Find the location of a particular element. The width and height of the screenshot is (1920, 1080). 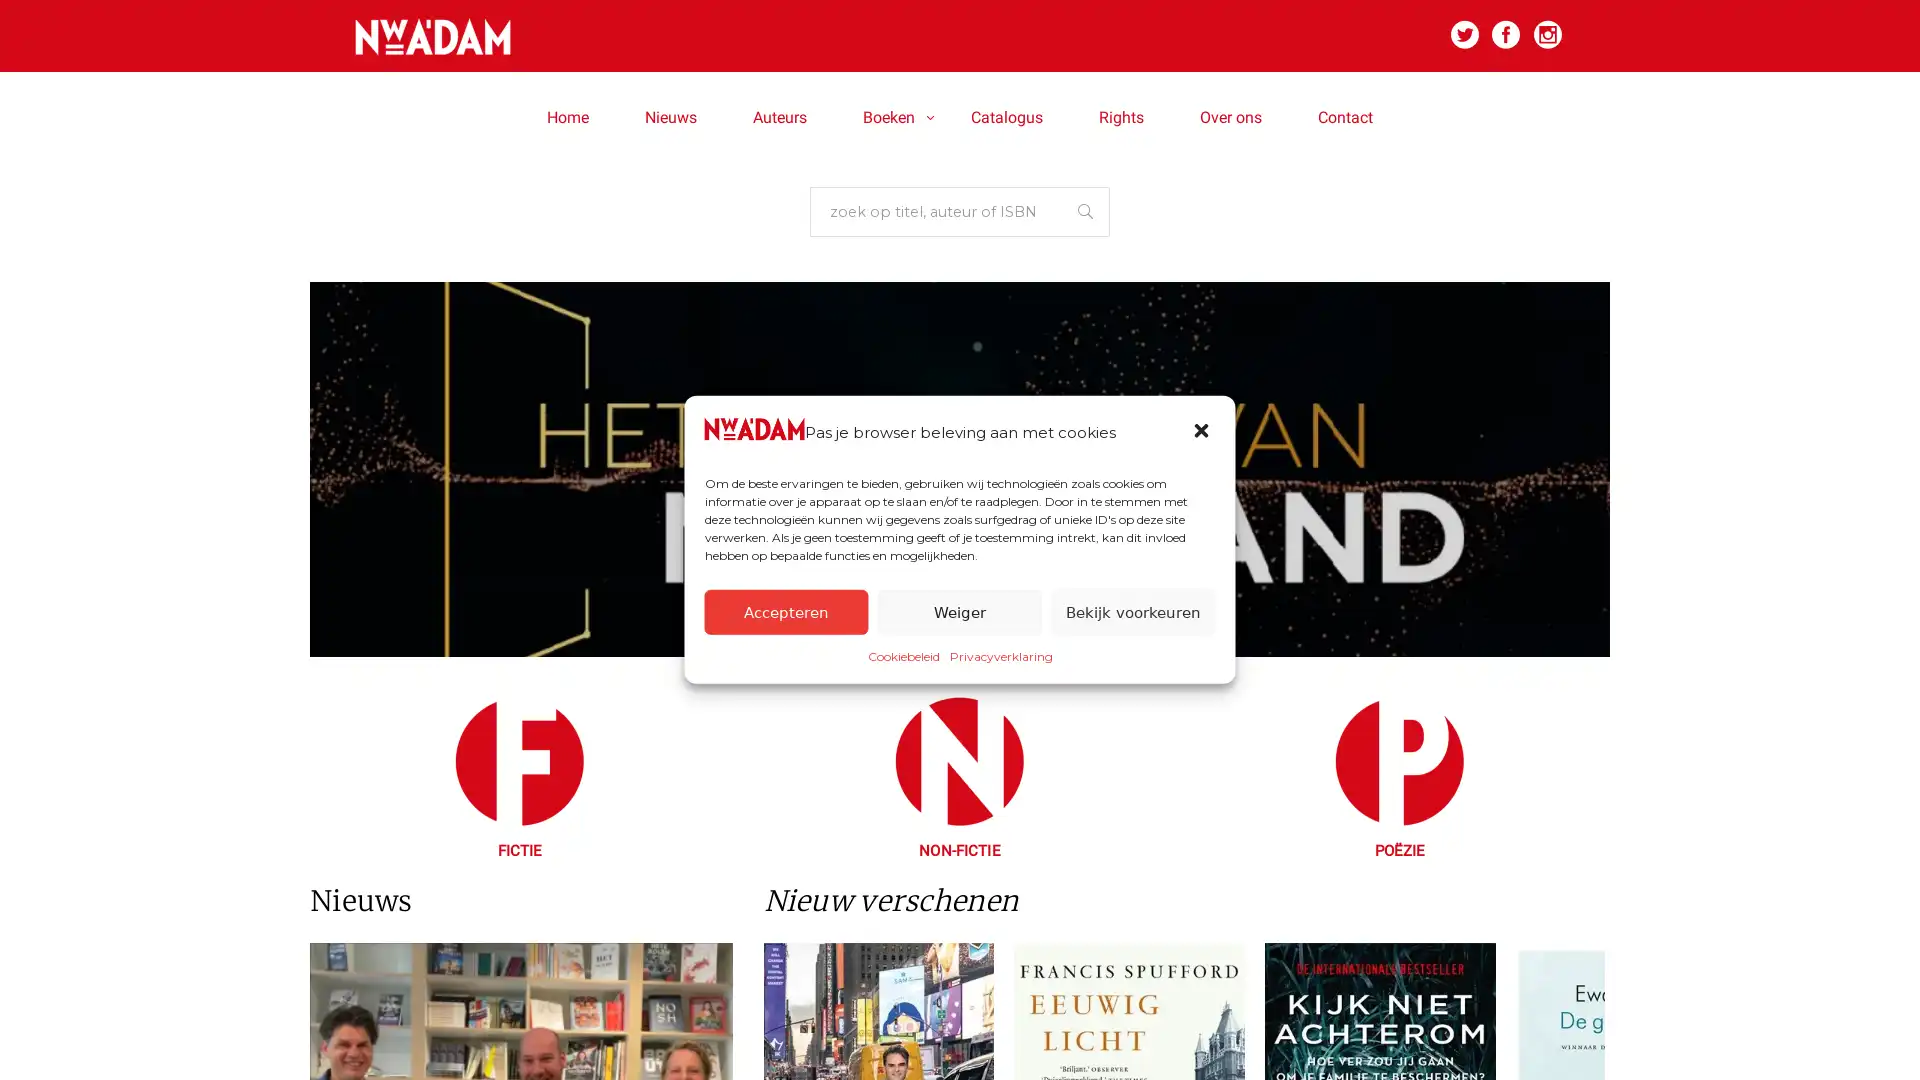

Accepteren is located at coordinates (785, 611).